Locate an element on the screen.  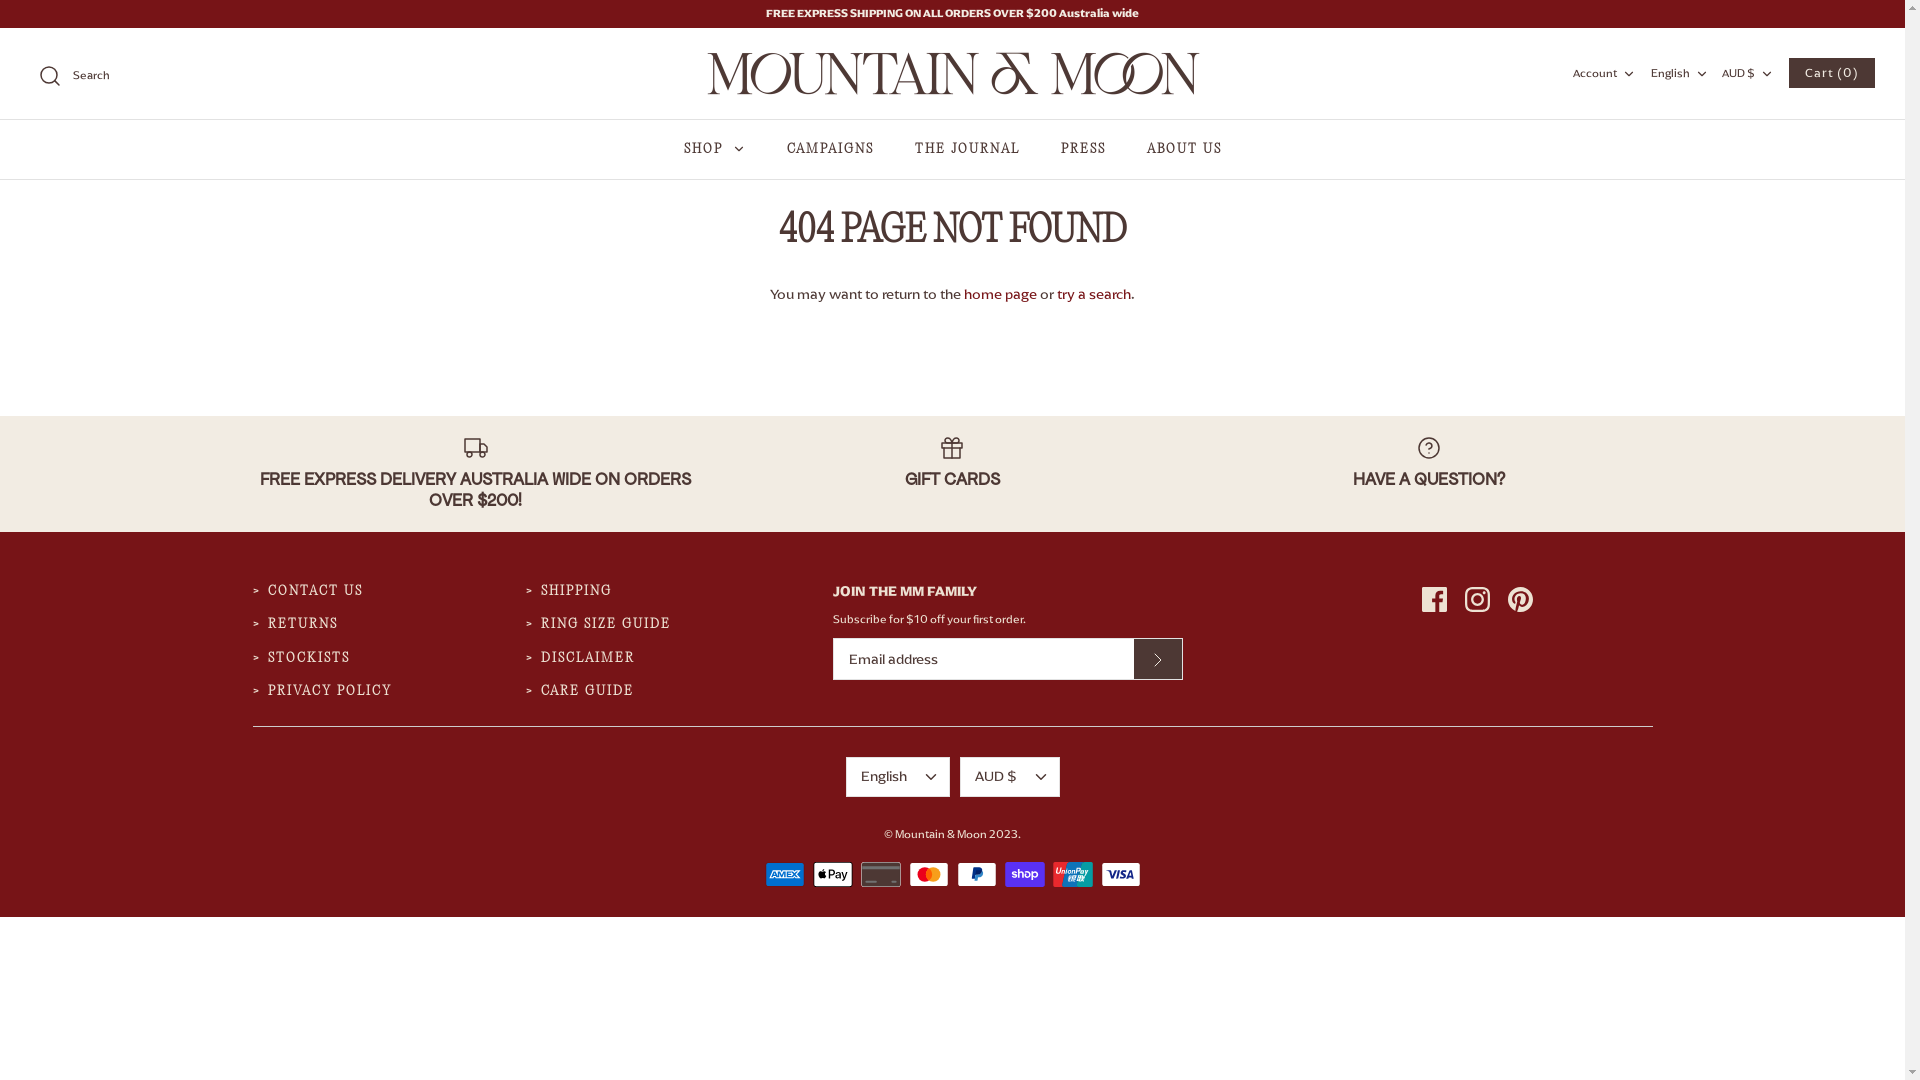
'PRIVACY POLICY' is located at coordinates (330, 690).